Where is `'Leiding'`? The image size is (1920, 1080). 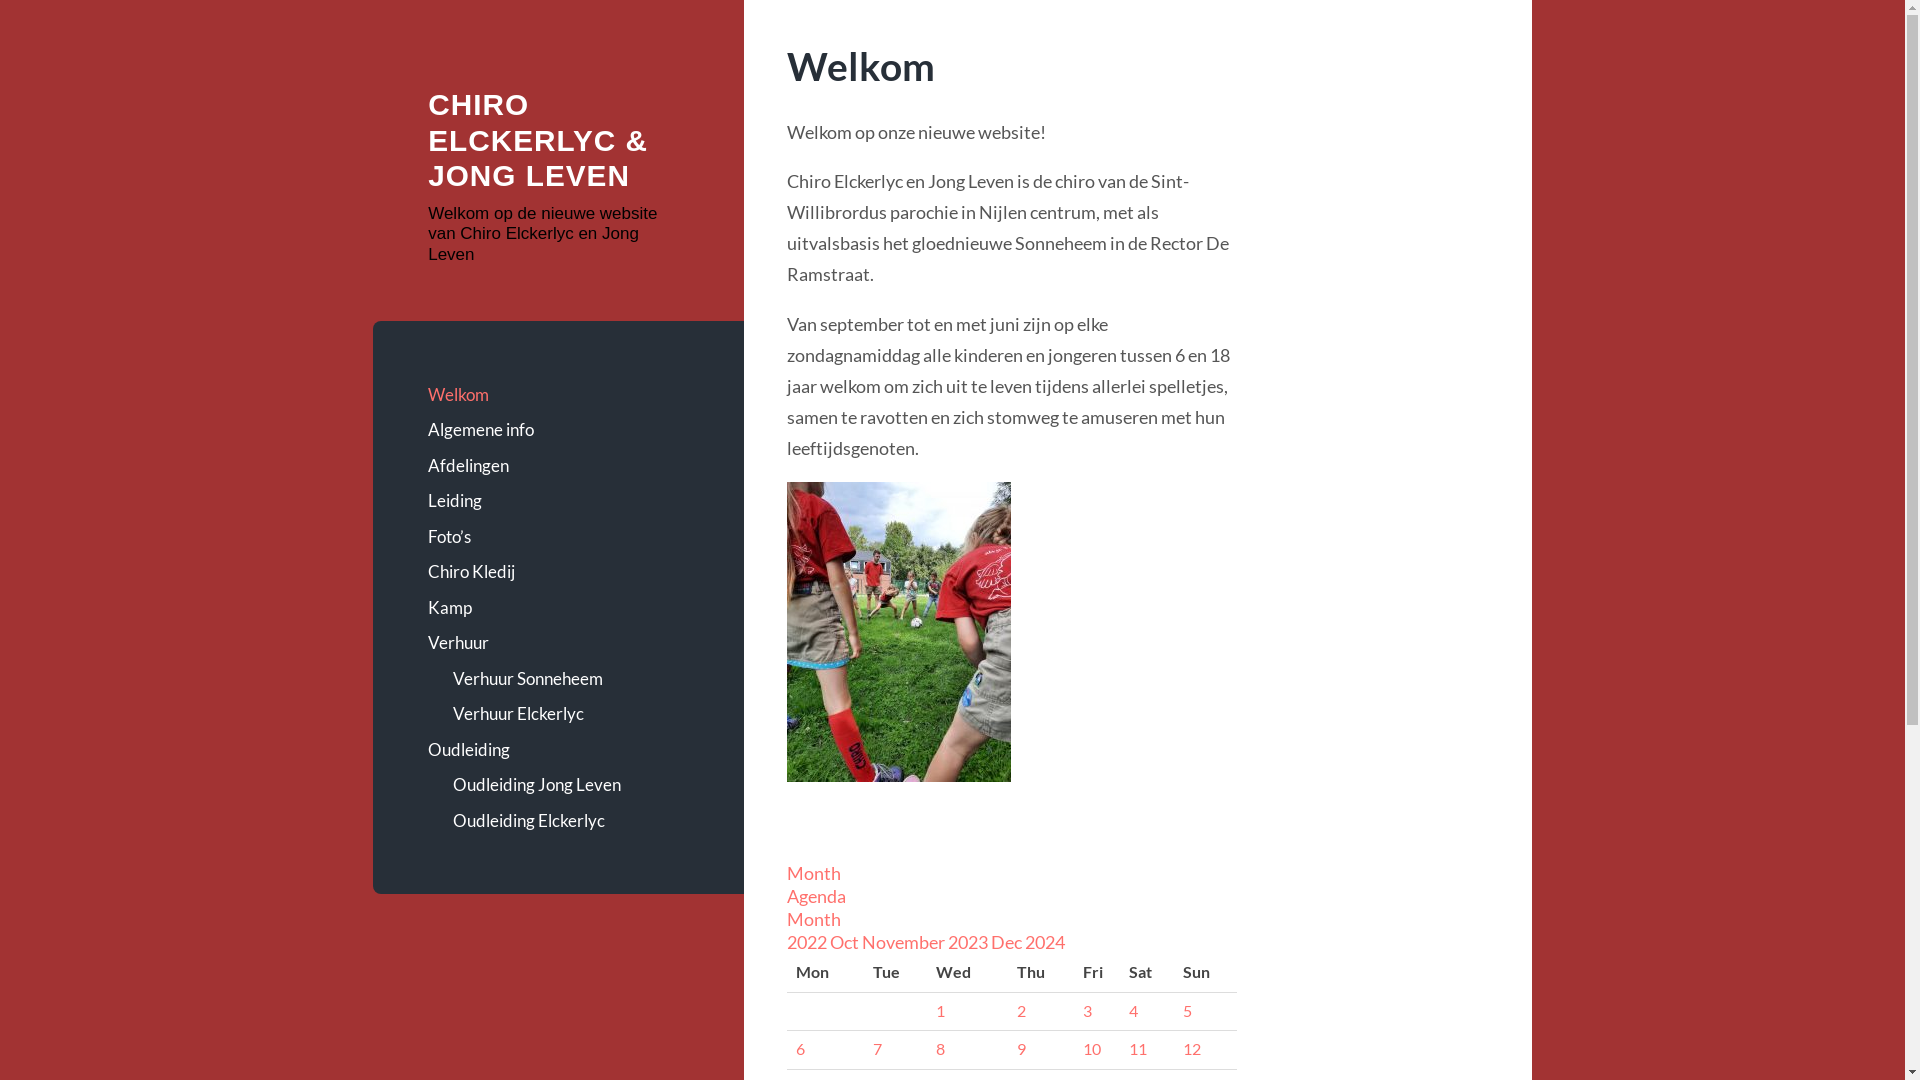 'Leiding' is located at coordinates (557, 500).